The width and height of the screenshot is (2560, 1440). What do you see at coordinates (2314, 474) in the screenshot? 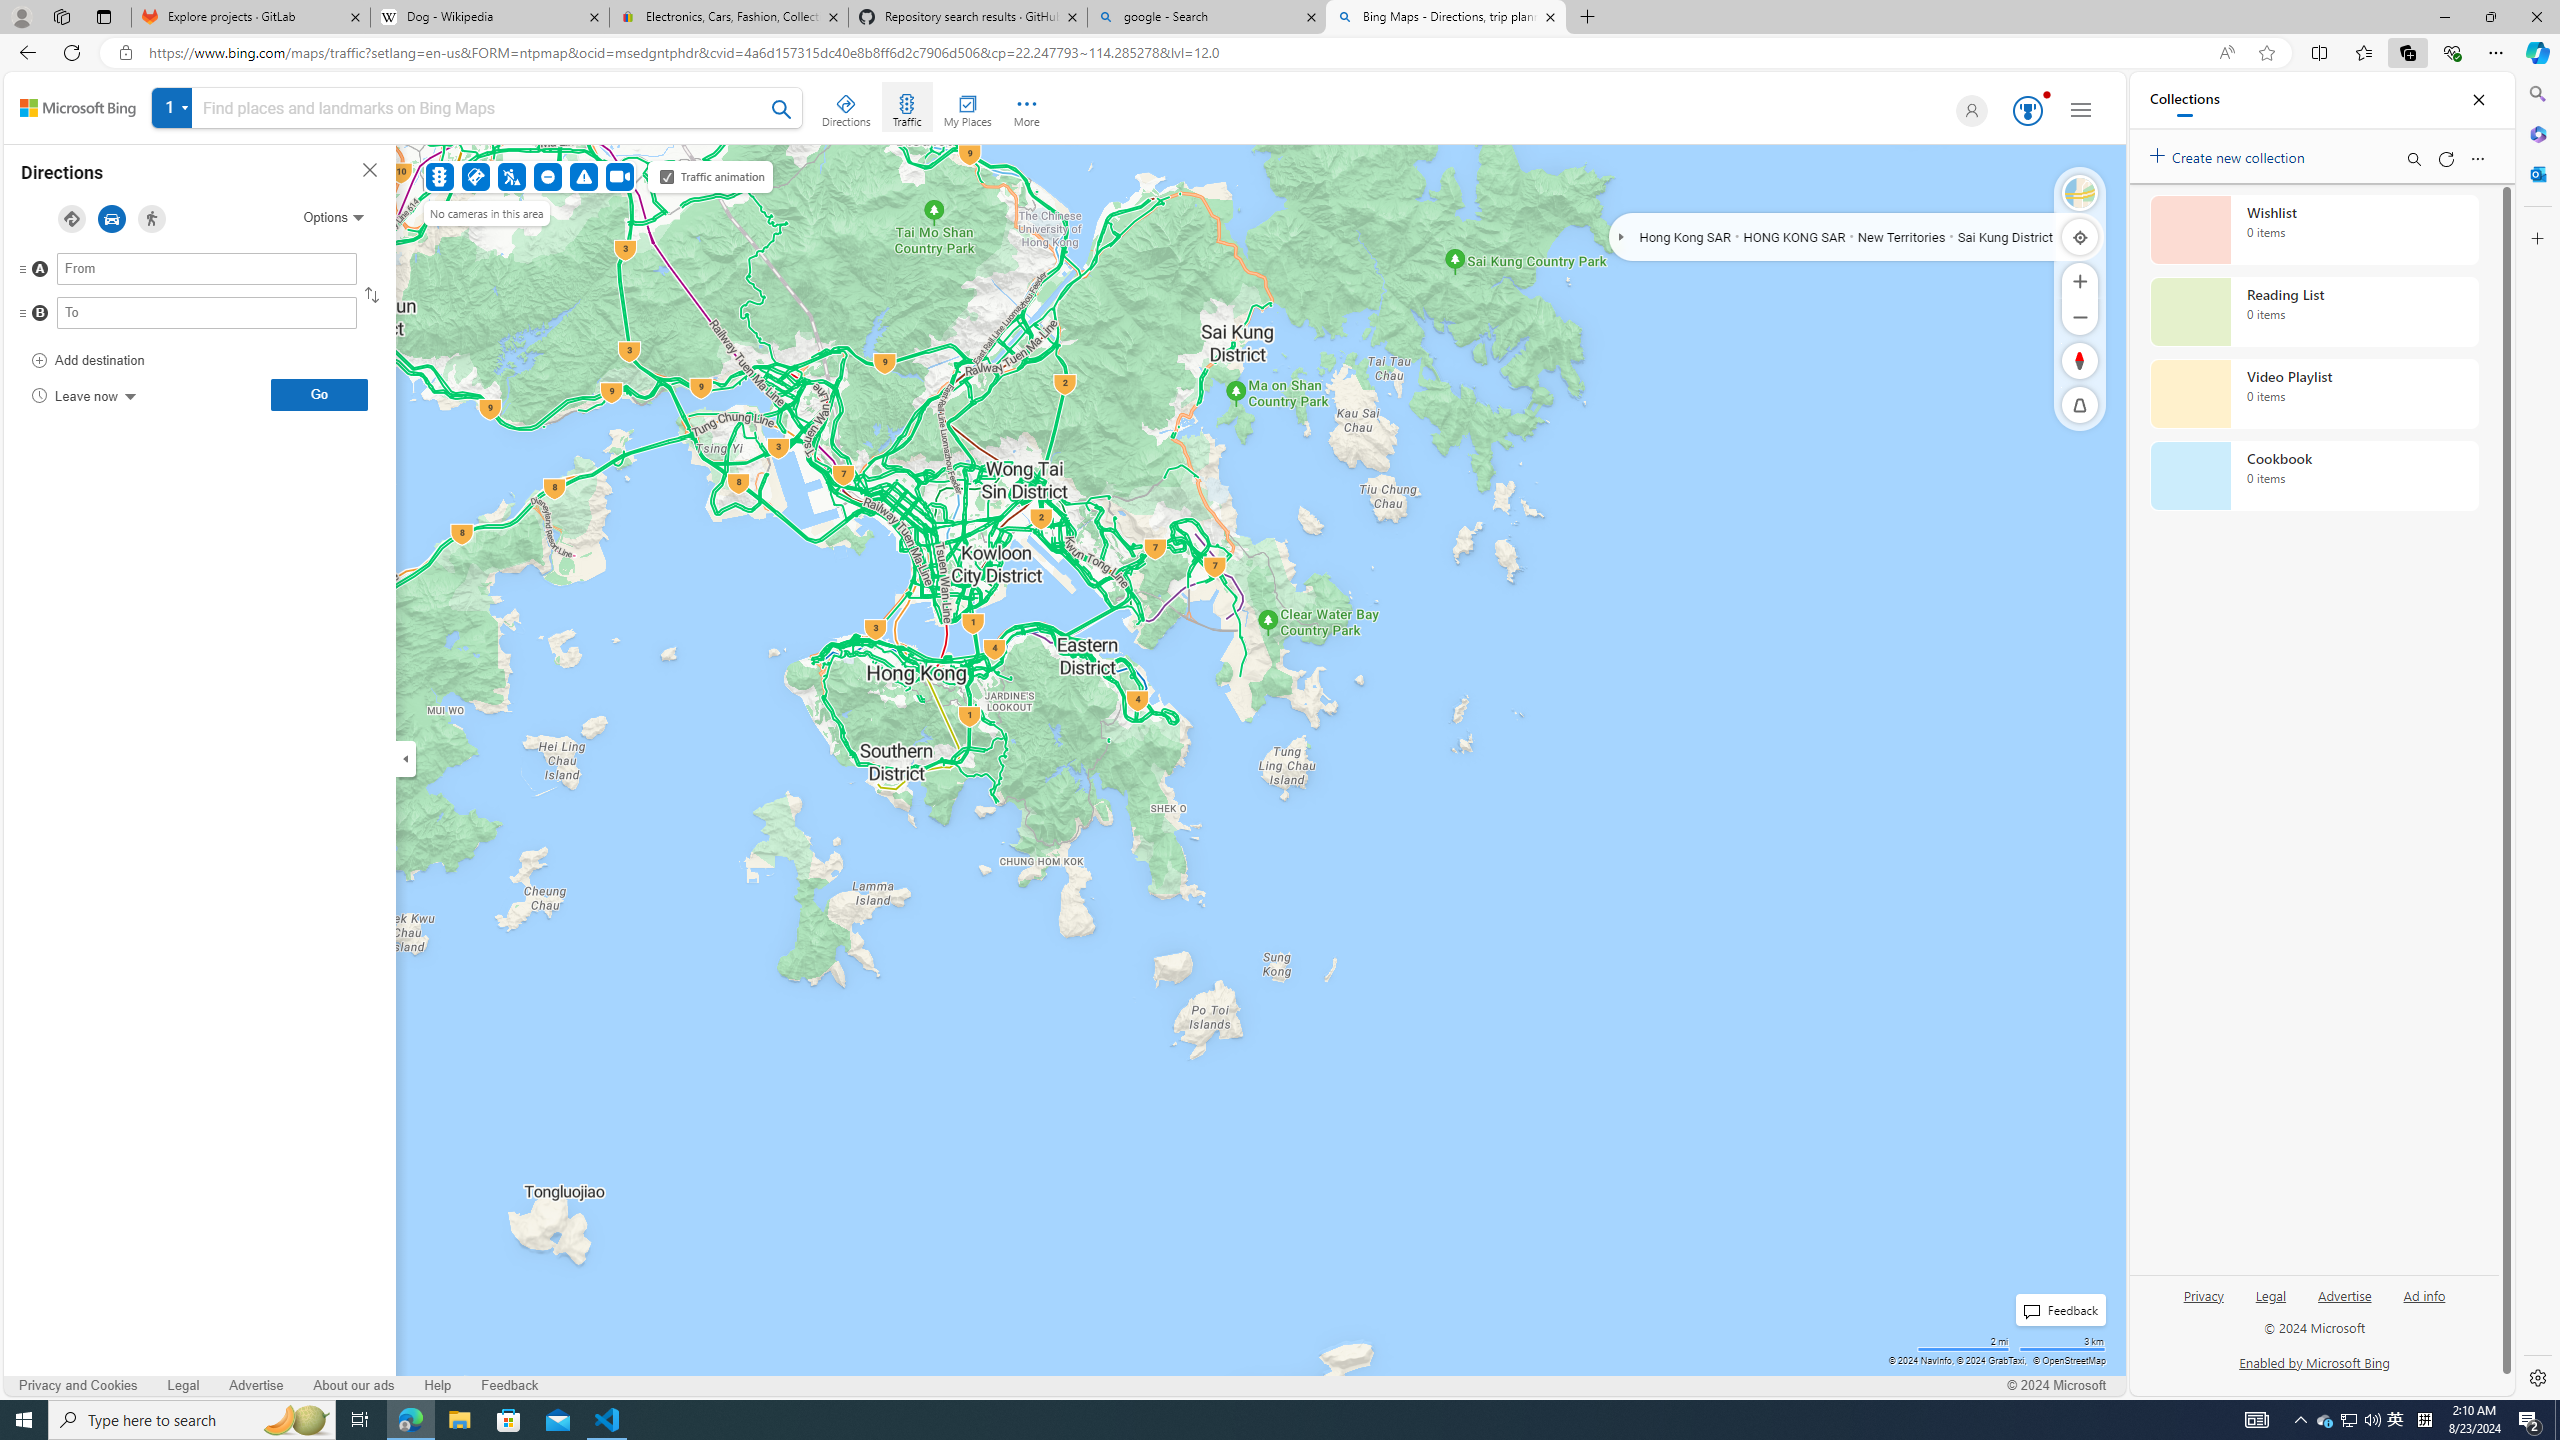
I see `'Cookbook collection, 0 items'` at bounding box center [2314, 474].